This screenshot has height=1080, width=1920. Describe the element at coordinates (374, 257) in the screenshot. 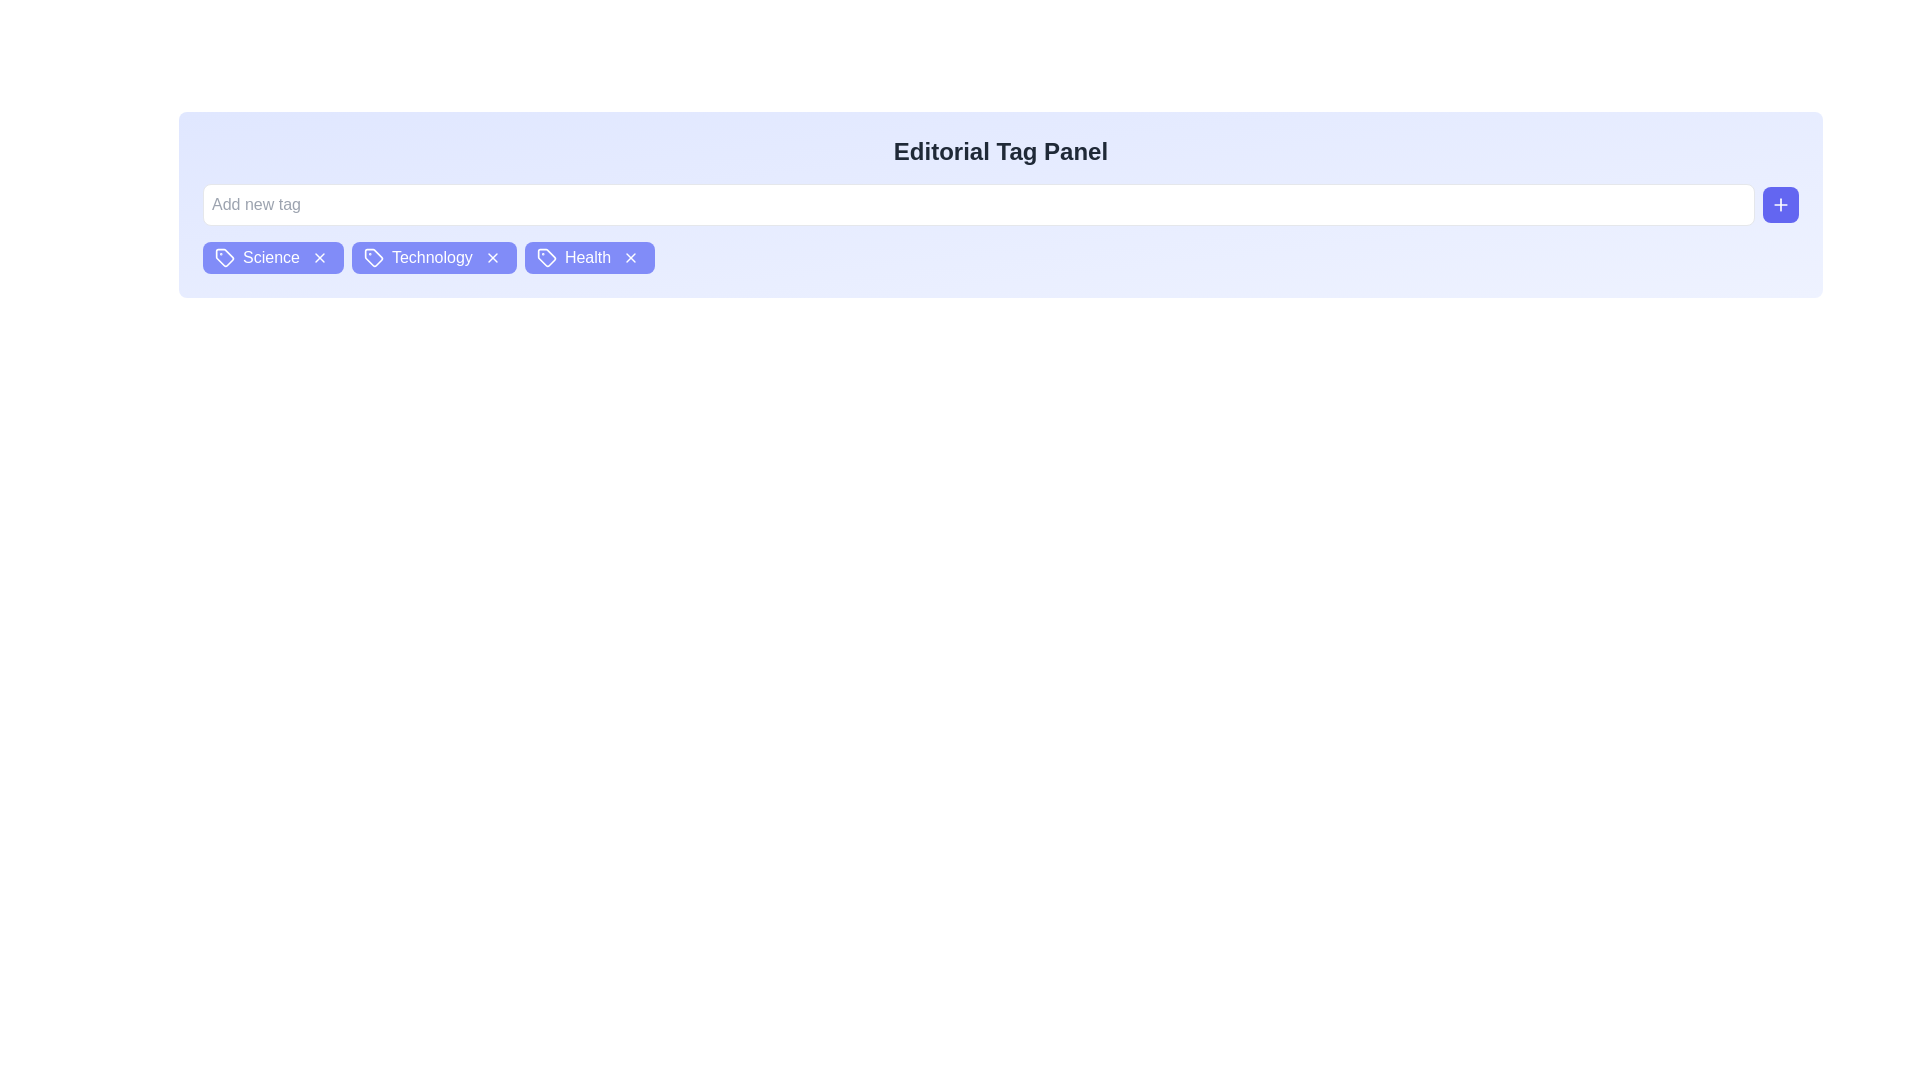

I see `the icon representing the 'Technology' label, which is located on the left-hand side of the 'Technology' chip, the second chip in the horizontal list of tags under the 'Add new tag' input field` at that location.